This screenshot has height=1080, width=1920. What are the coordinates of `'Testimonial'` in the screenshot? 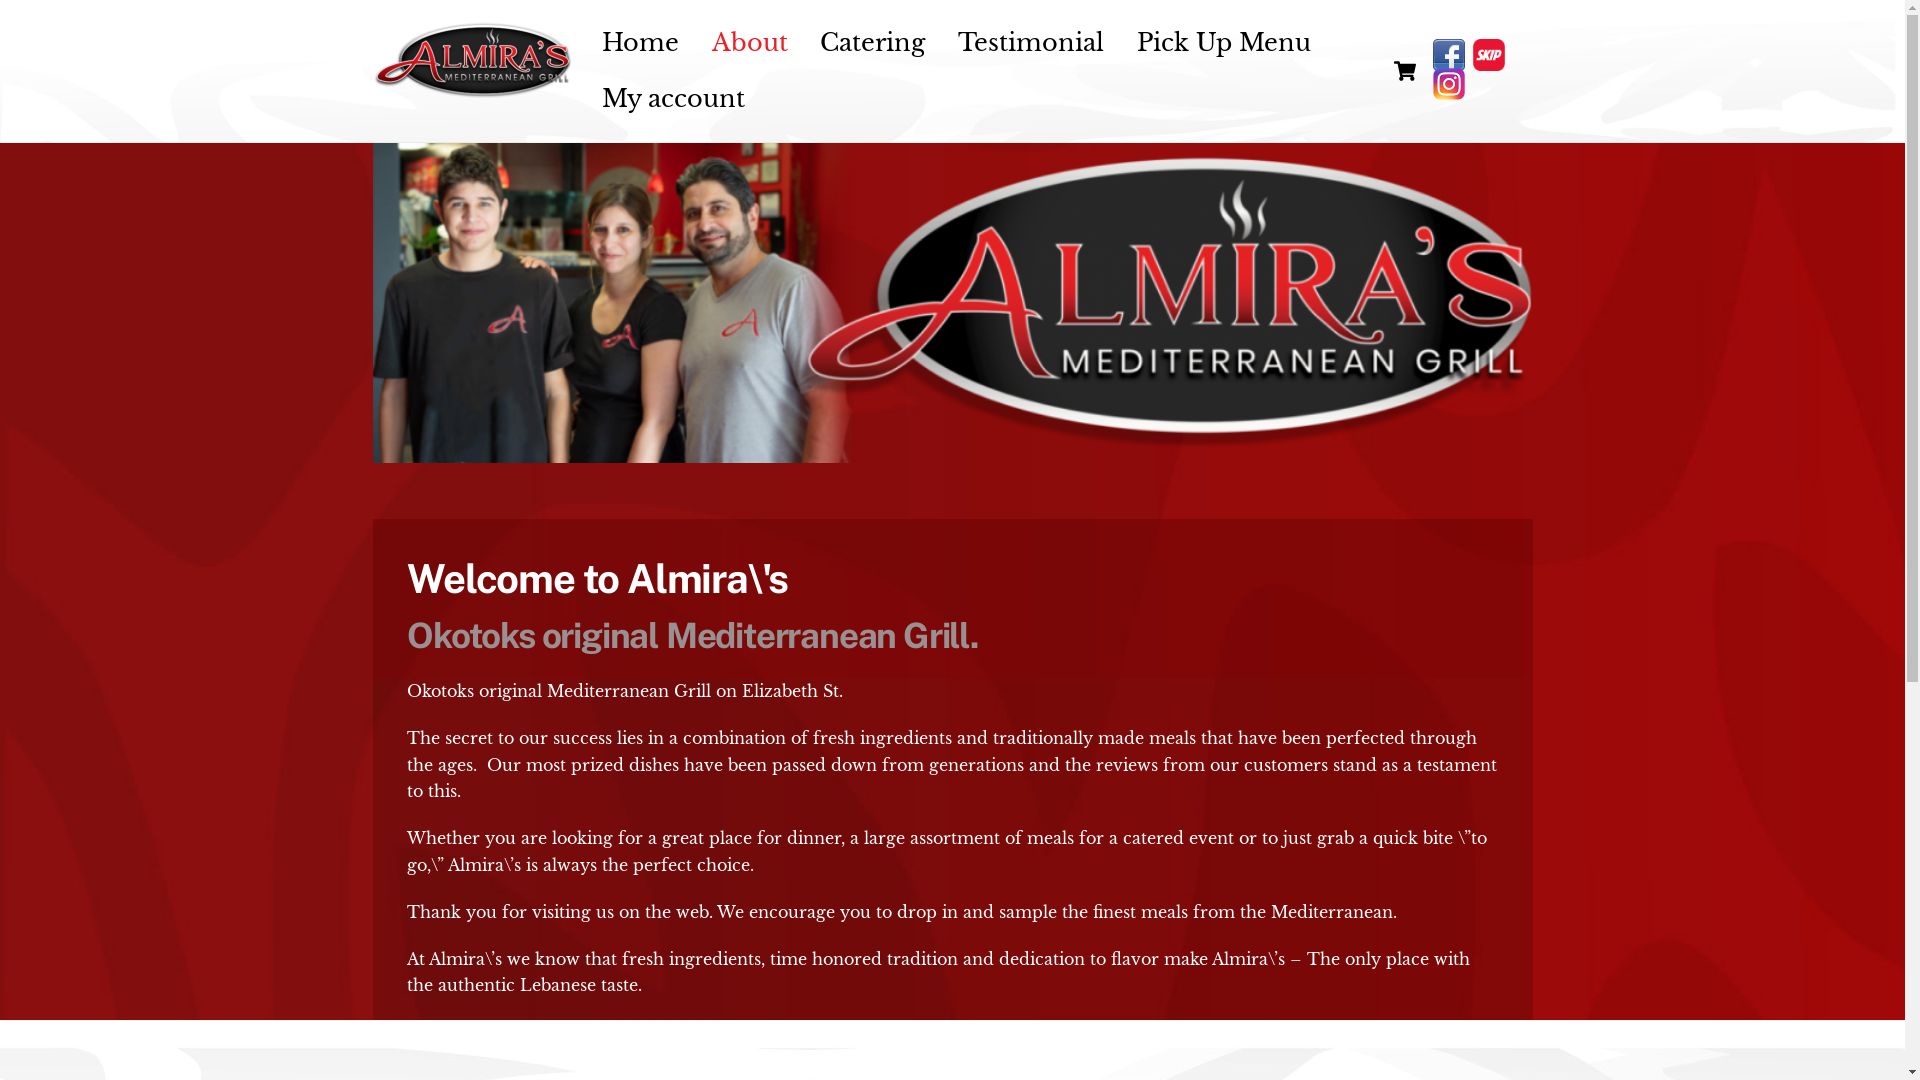 It's located at (1031, 43).